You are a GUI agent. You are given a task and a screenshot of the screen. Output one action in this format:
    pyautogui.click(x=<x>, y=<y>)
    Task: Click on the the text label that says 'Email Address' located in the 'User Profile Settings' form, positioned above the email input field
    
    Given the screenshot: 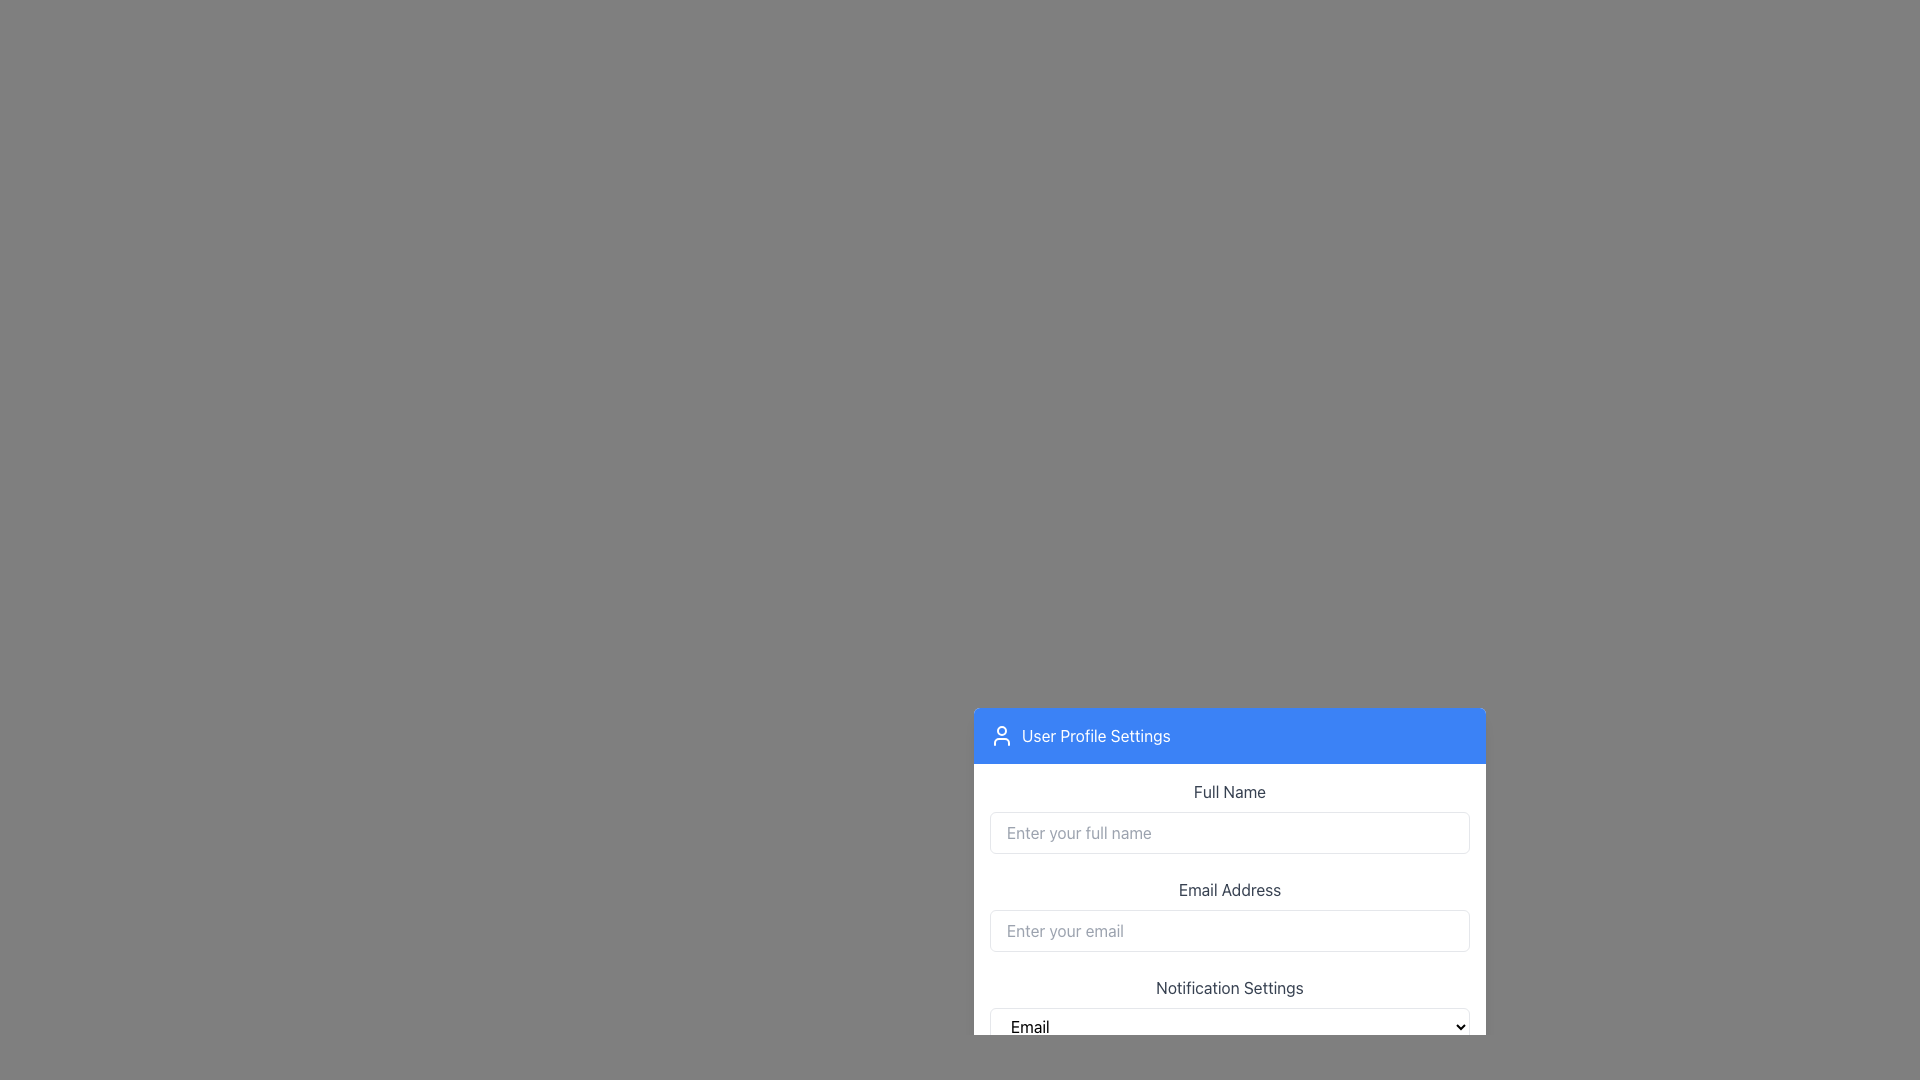 What is the action you would take?
    pyautogui.click(x=1228, y=887)
    